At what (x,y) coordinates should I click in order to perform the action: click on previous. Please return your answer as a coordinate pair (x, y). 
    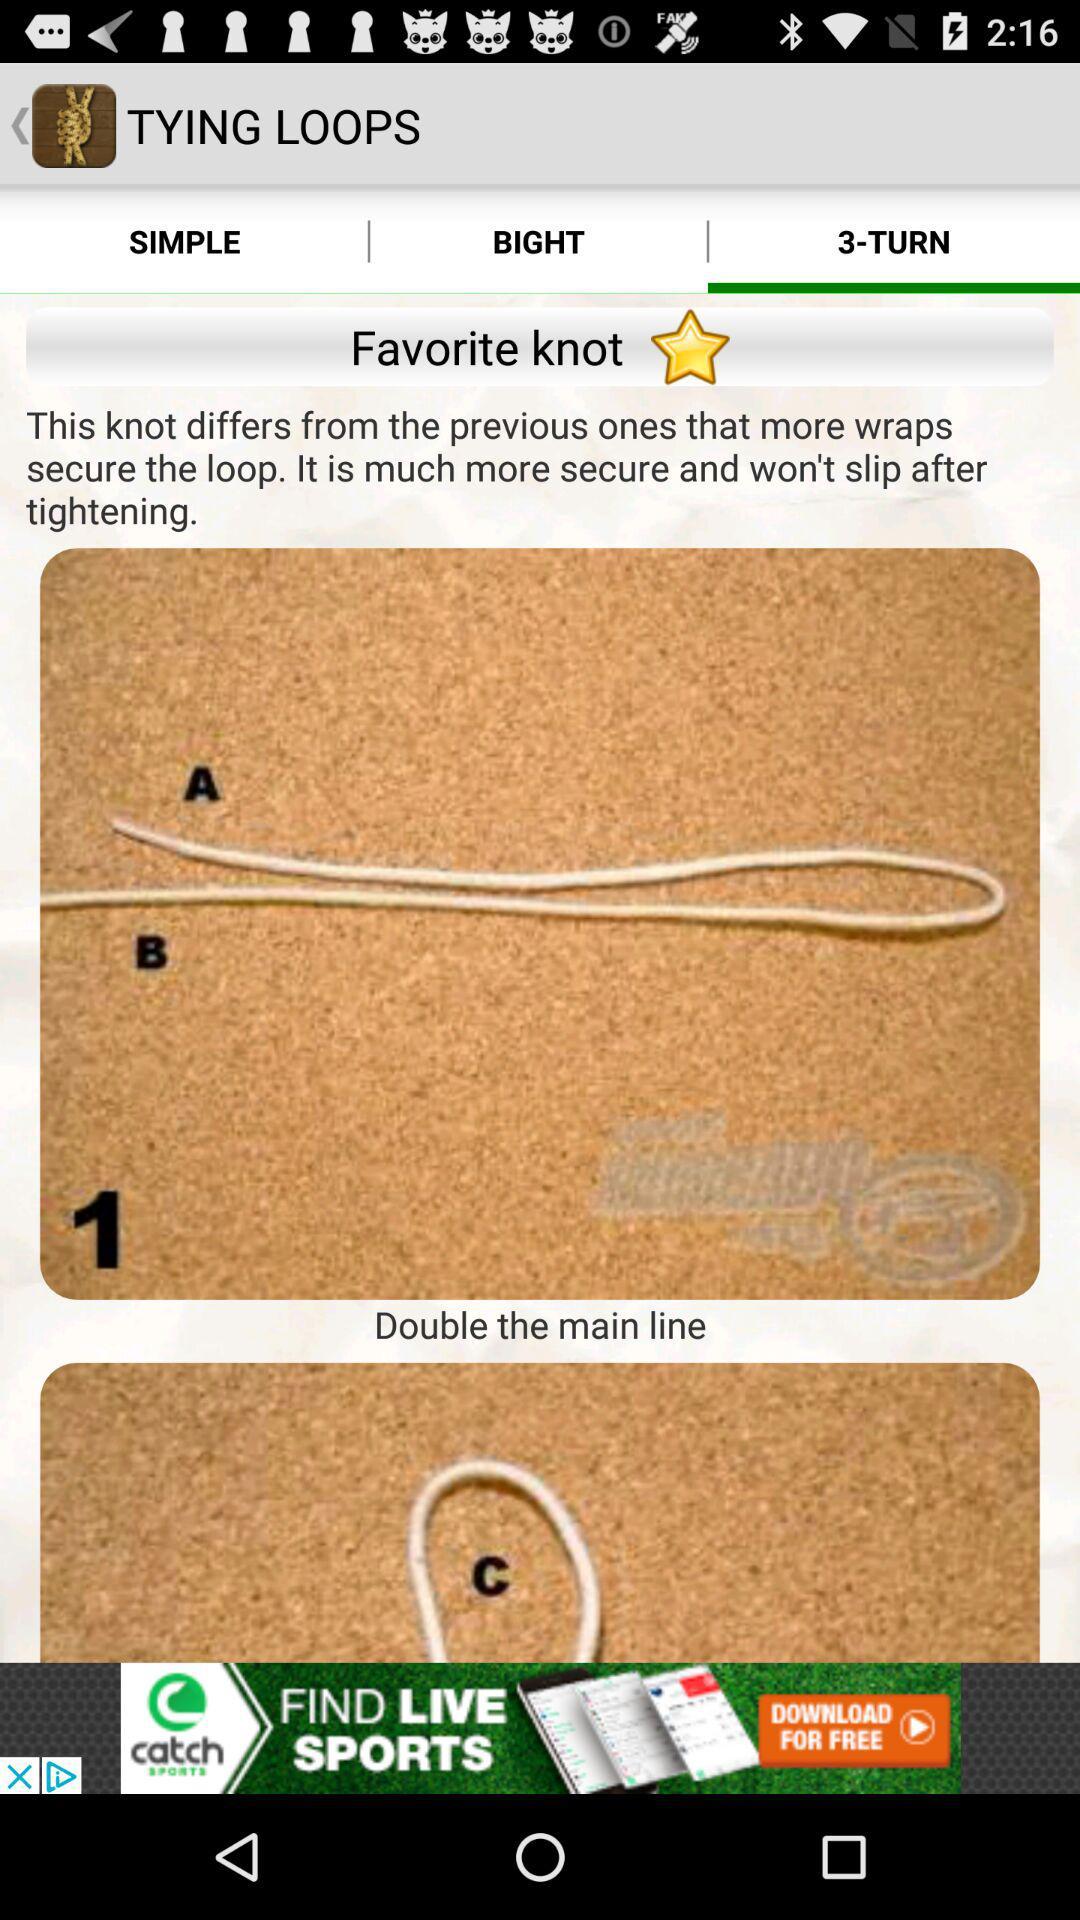
    Looking at the image, I should click on (540, 1512).